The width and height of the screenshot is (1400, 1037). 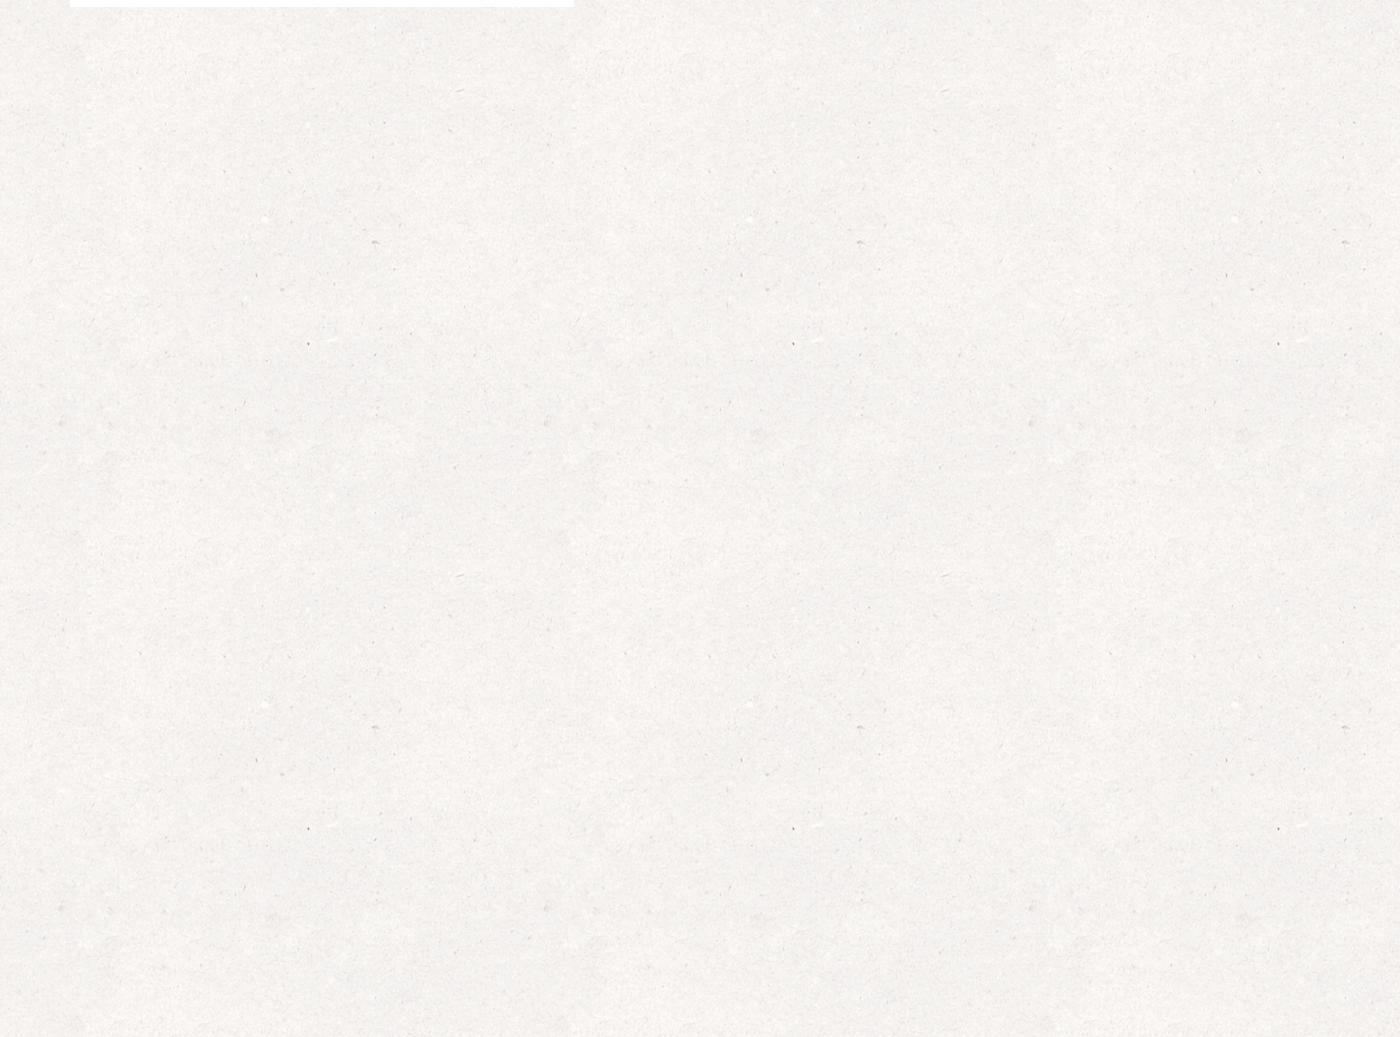 What do you see at coordinates (700, 773) in the screenshot?
I see `'3 October 2023'` at bounding box center [700, 773].